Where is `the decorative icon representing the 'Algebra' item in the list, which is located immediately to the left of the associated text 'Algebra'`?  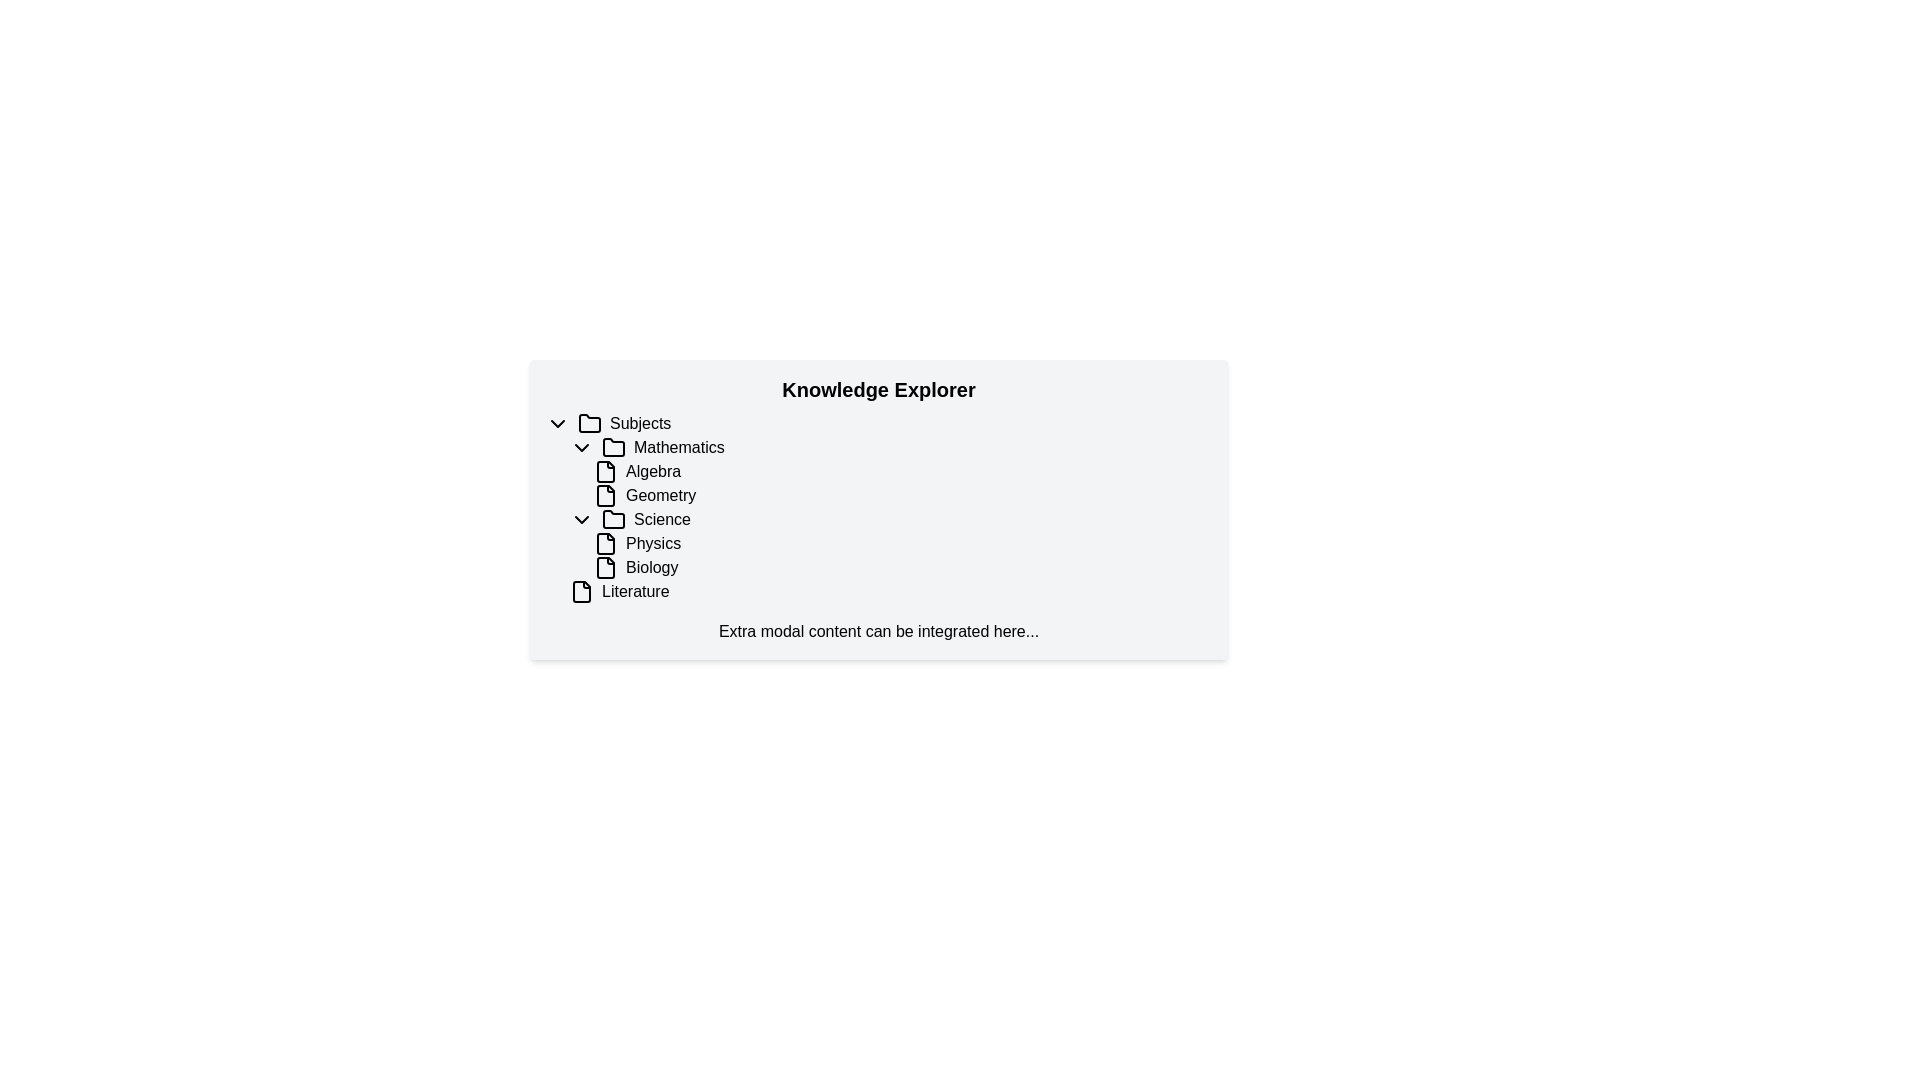
the decorative icon representing the 'Algebra' item in the list, which is located immediately to the left of the associated text 'Algebra' is located at coordinates (604, 471).